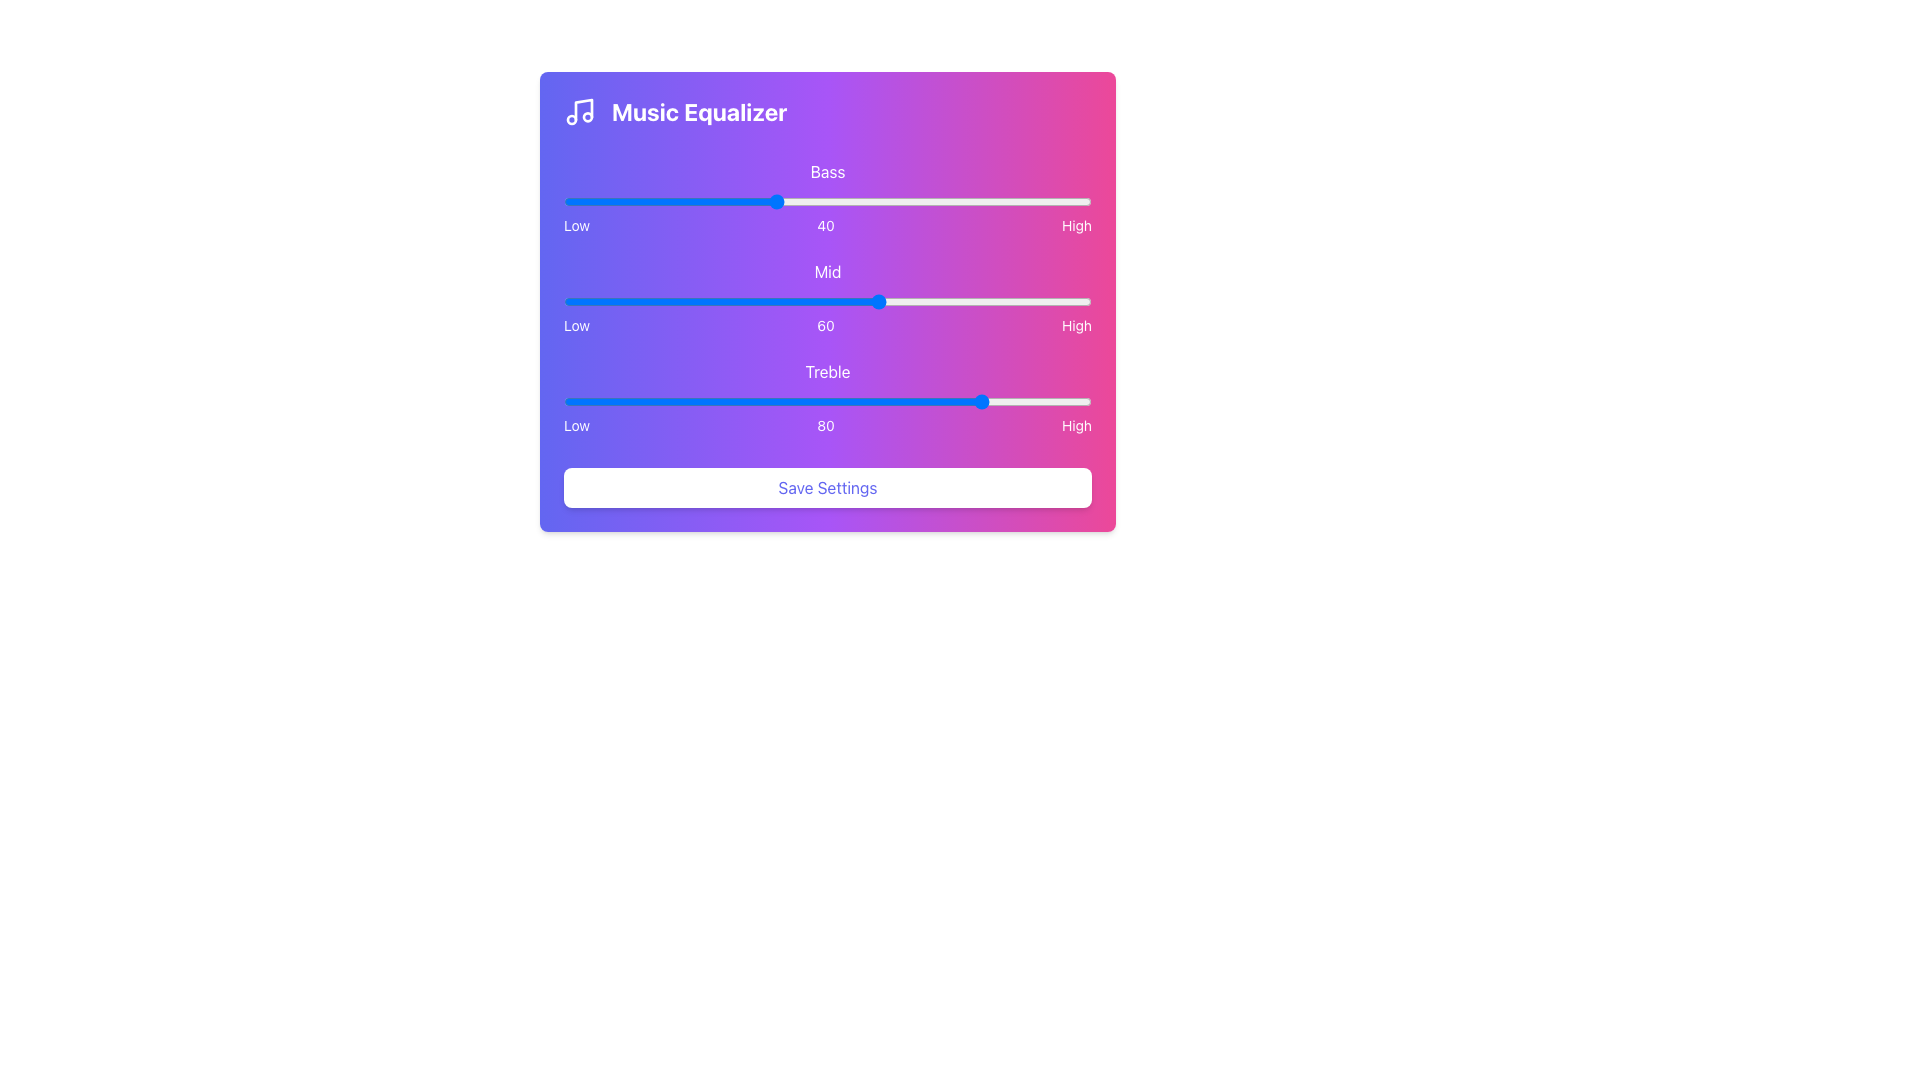 The height and width of the screenshot is (1080, 1920). Describe the element at coordinates (685, 201) in the screenshot. I see `the bass level` at that location.